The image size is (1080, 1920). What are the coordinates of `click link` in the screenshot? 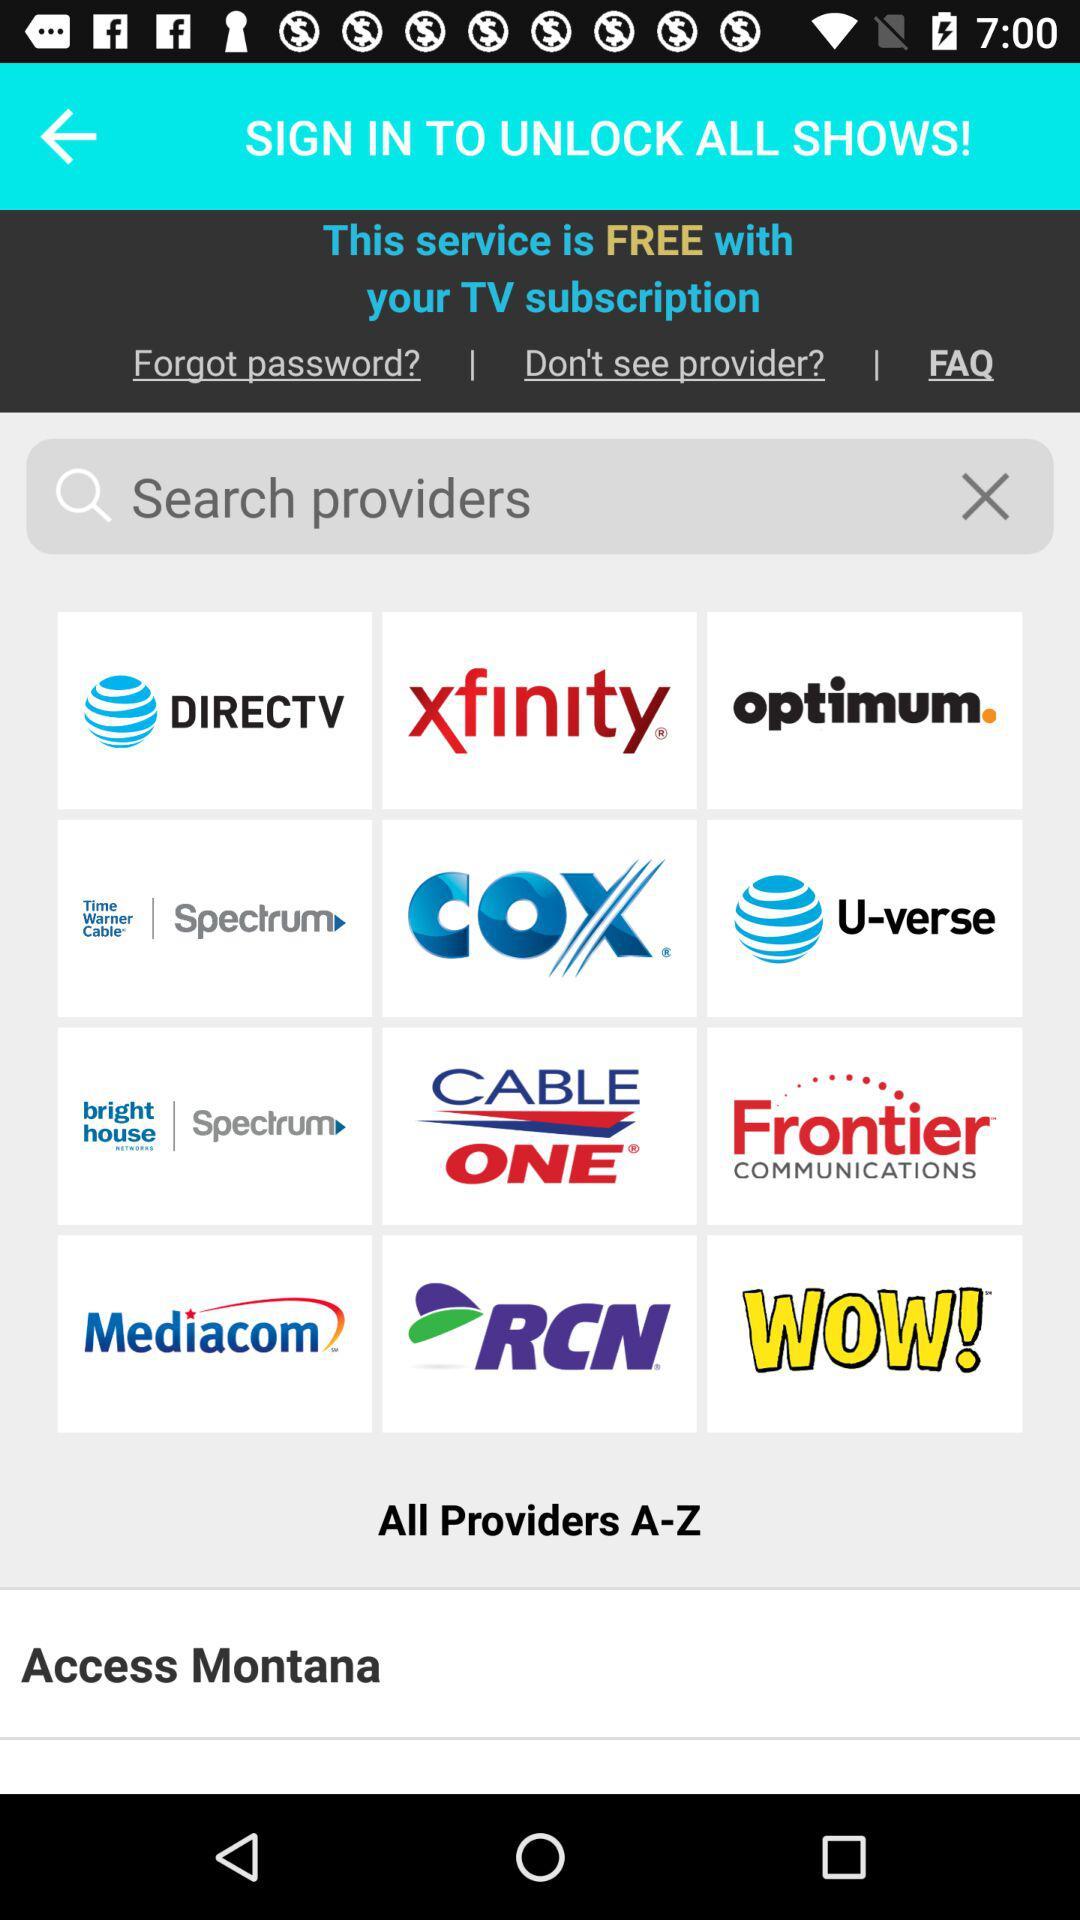 It's located at (538, 710).